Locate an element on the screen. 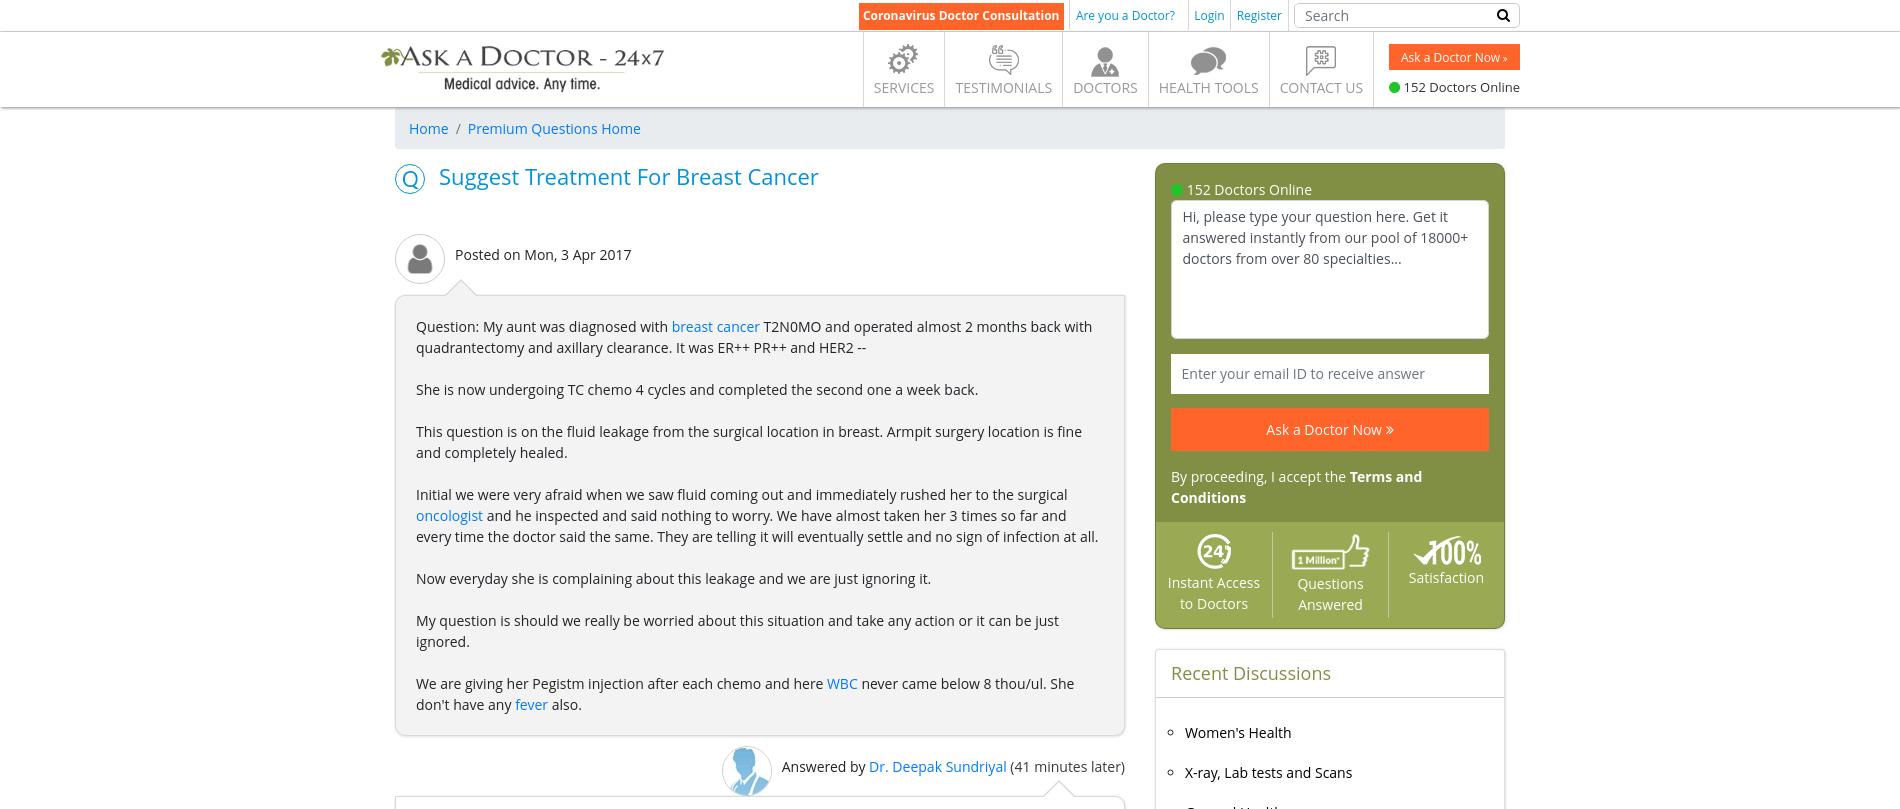  'also.' is located at coordinates (547, 703).